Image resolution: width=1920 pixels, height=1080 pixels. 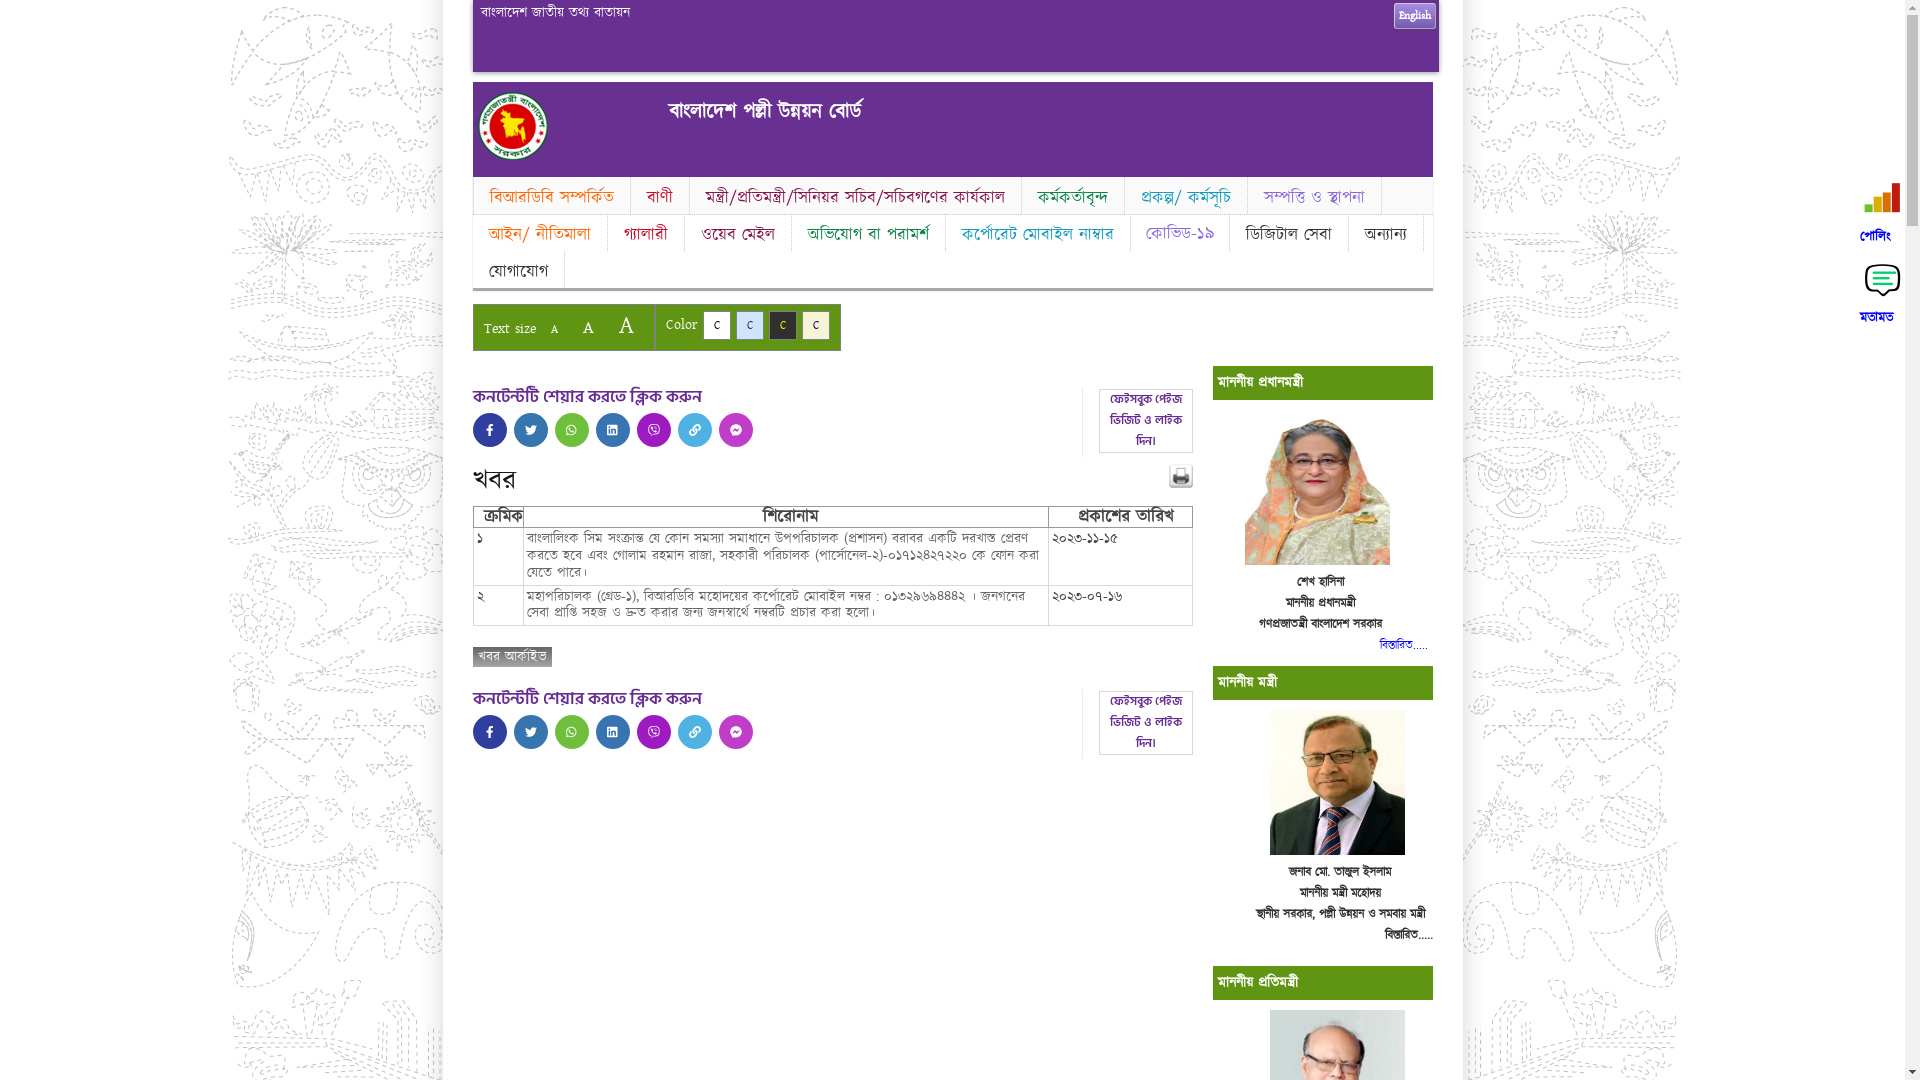 What do you see at coordinates (513, 154) in the screenshot?
I see `'Home'` at bounding box center [513, 154].